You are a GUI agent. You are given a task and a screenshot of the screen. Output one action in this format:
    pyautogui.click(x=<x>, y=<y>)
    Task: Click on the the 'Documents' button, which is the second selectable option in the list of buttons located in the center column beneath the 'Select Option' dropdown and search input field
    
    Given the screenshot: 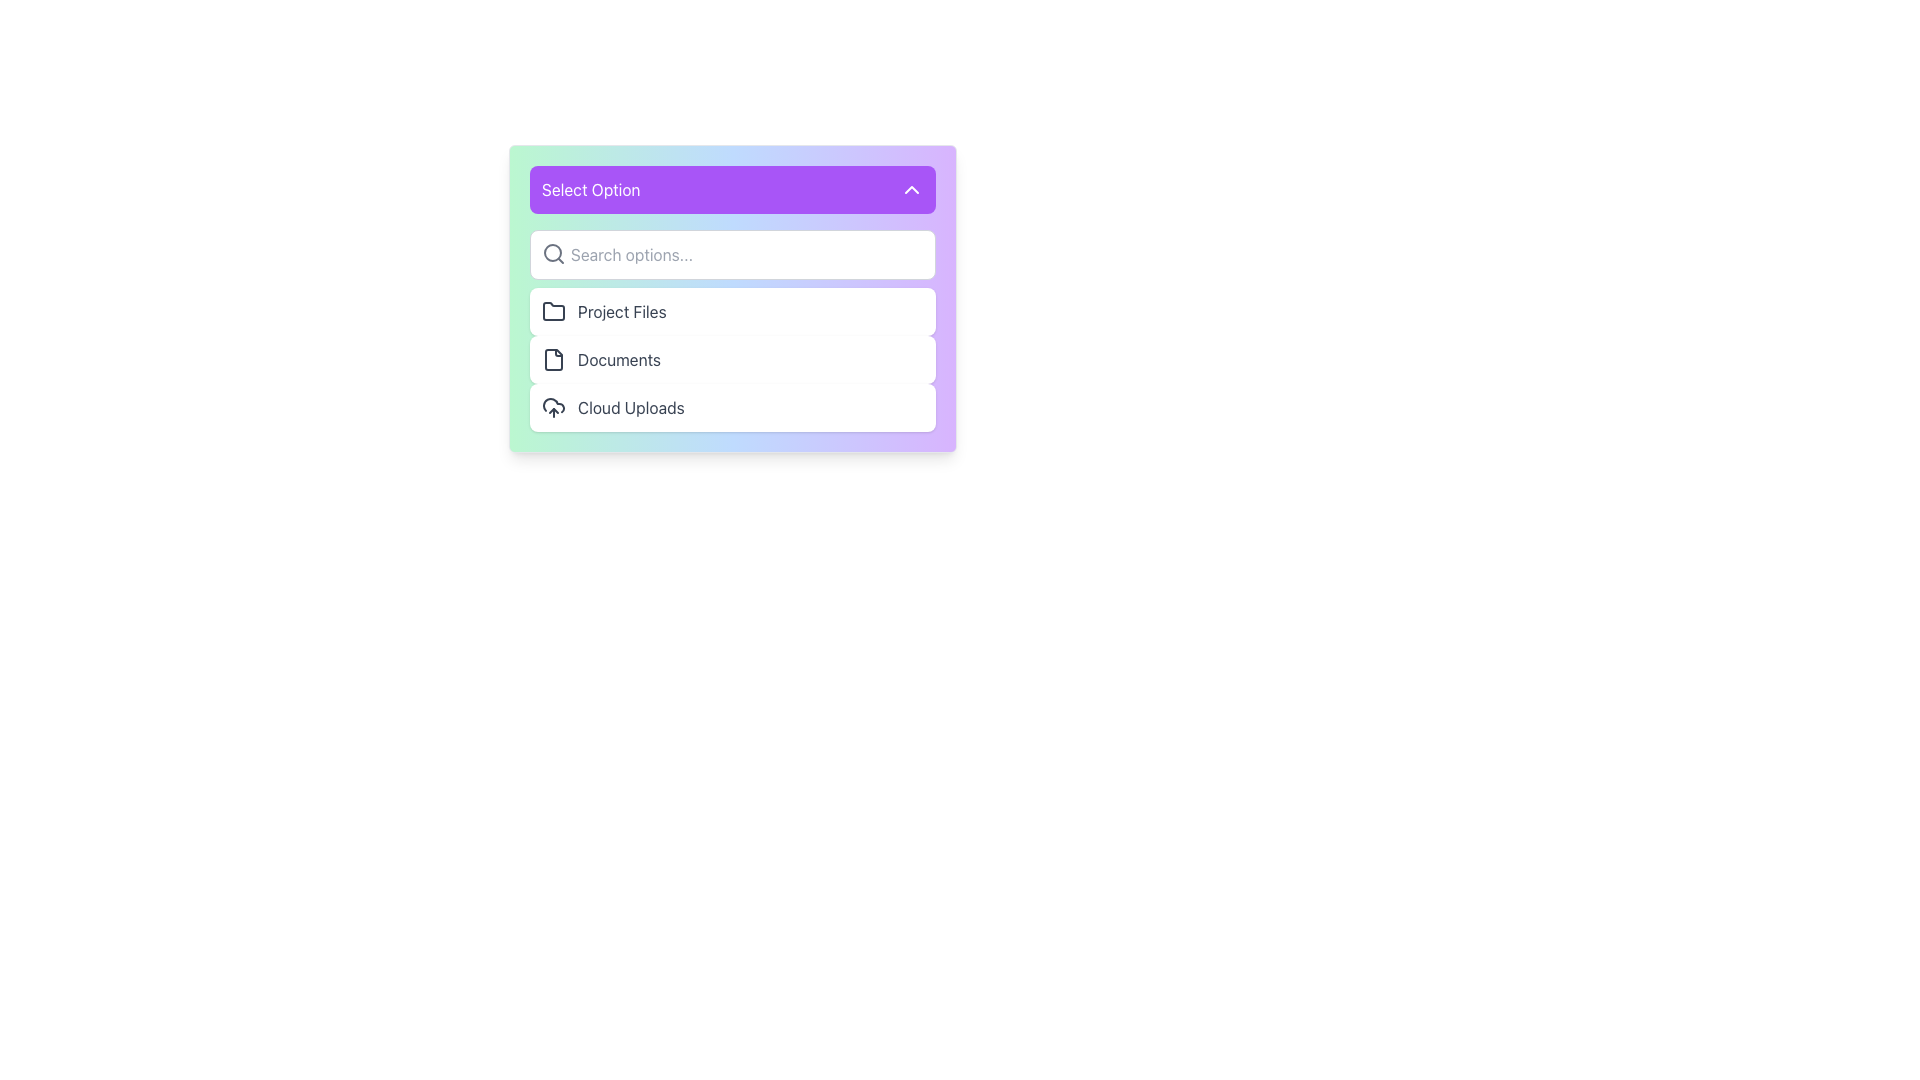 What is the action you would take?
    pyautogui.click(x=732, y=358)
    